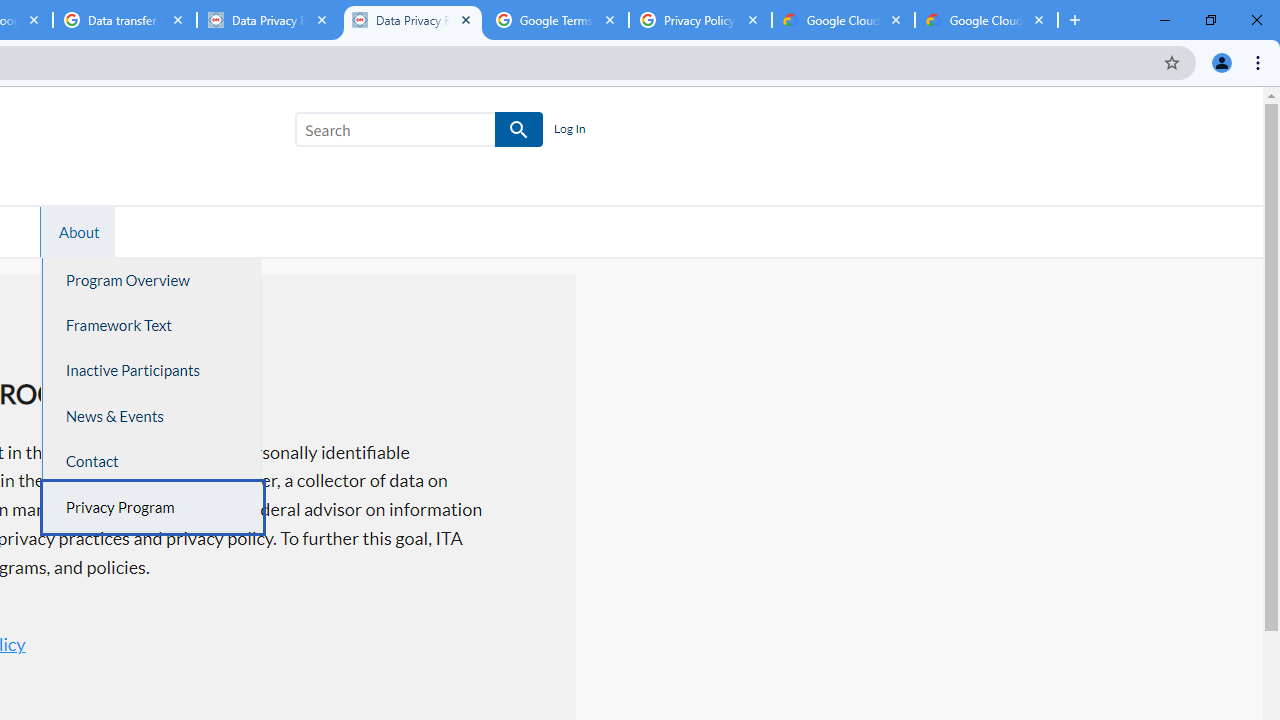 This screenshot has width=1280, height=720. What do you see at coordinates (843, 20) in the screenshot?
I see `'Google Cloud Privacy Notice'` at bounding box center [843, 20].